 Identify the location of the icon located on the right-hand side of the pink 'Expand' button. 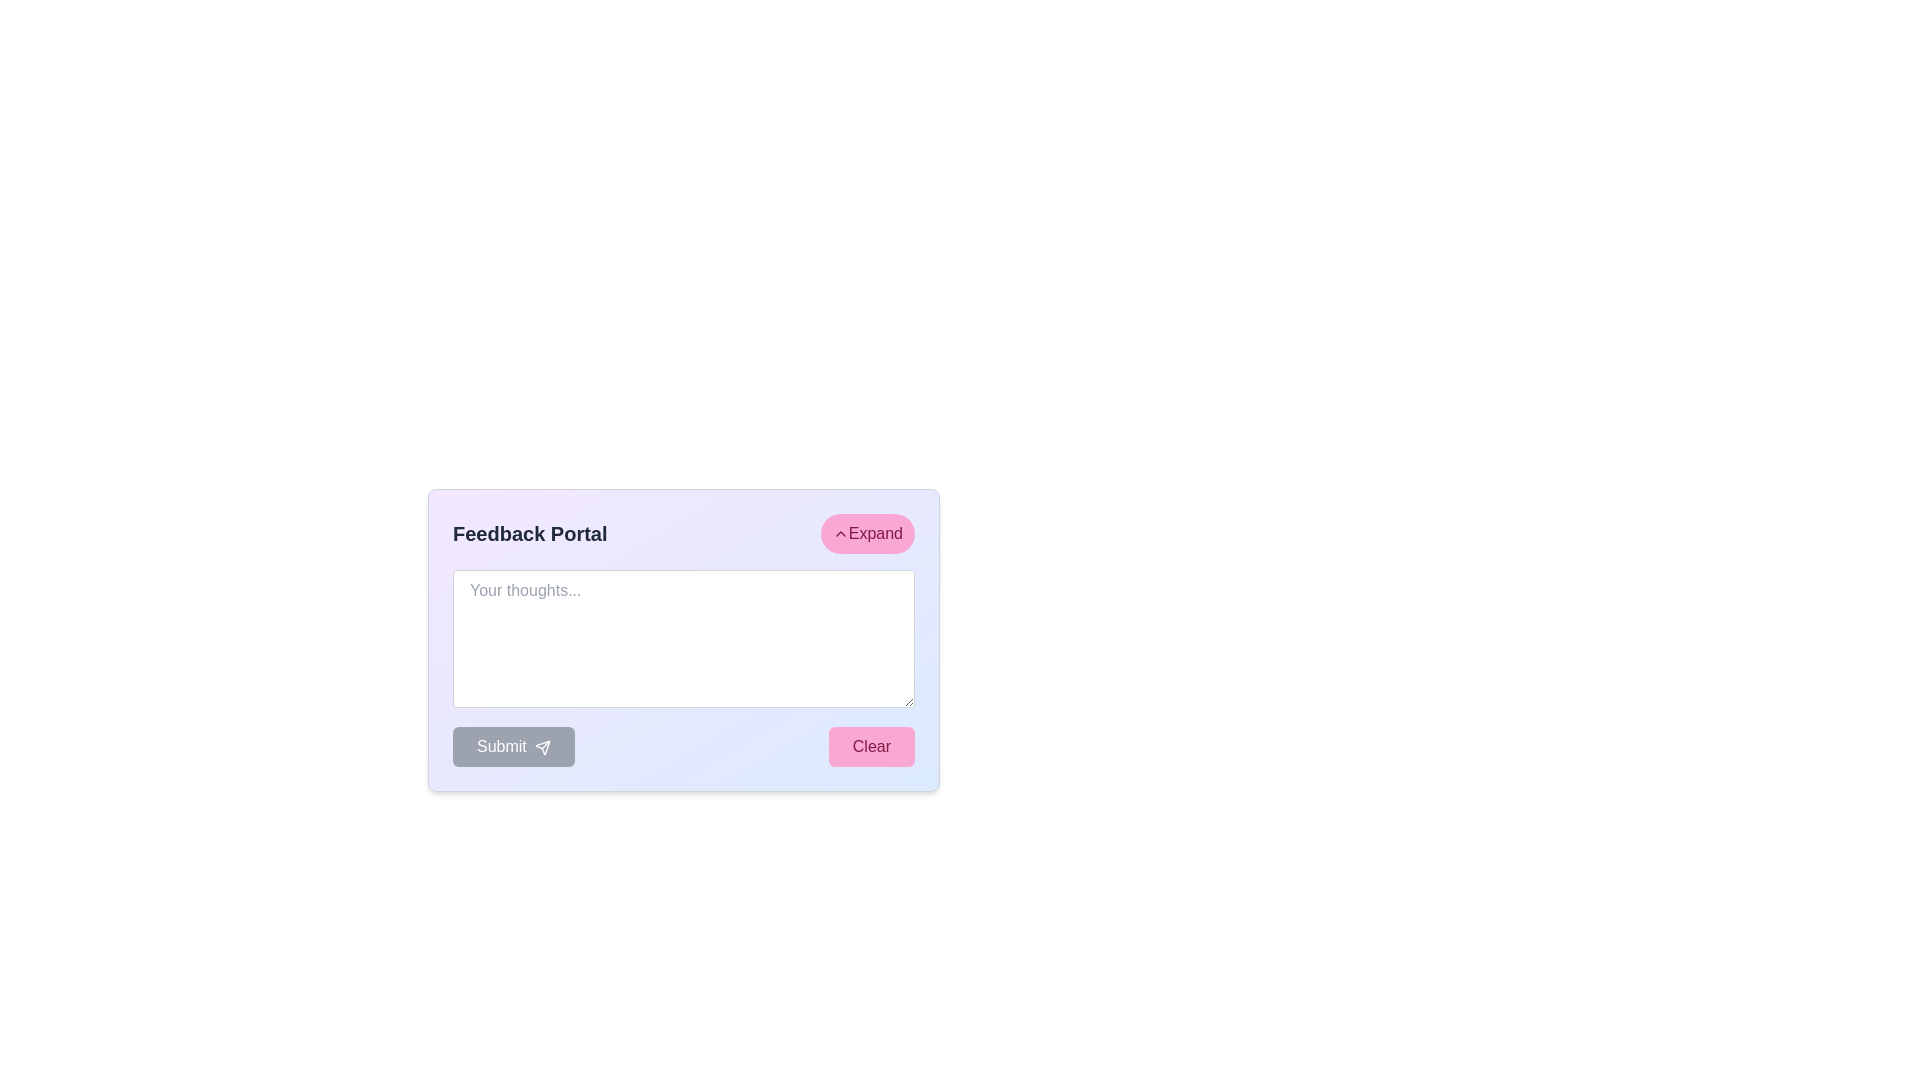
(840, 532).